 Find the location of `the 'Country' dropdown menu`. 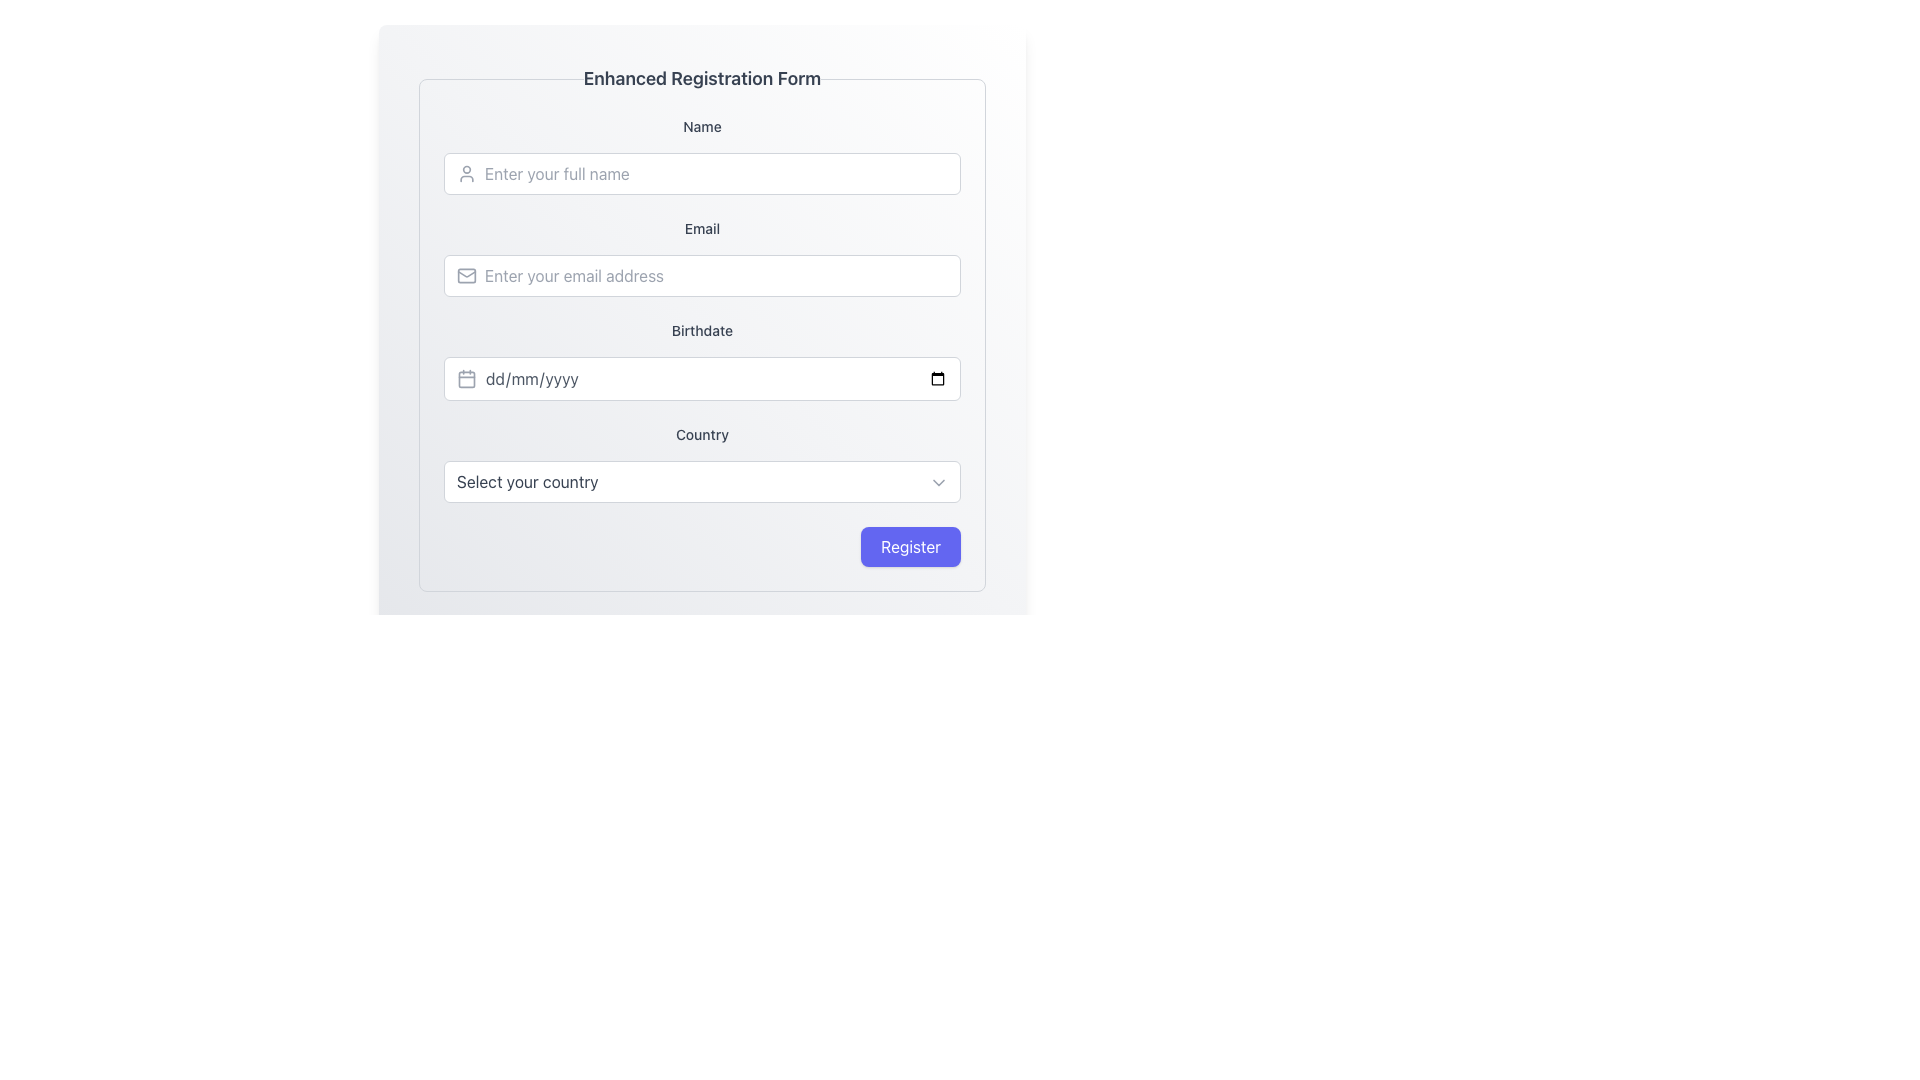

the 'Country' dropdown menu is located at coordinates (702, 463).